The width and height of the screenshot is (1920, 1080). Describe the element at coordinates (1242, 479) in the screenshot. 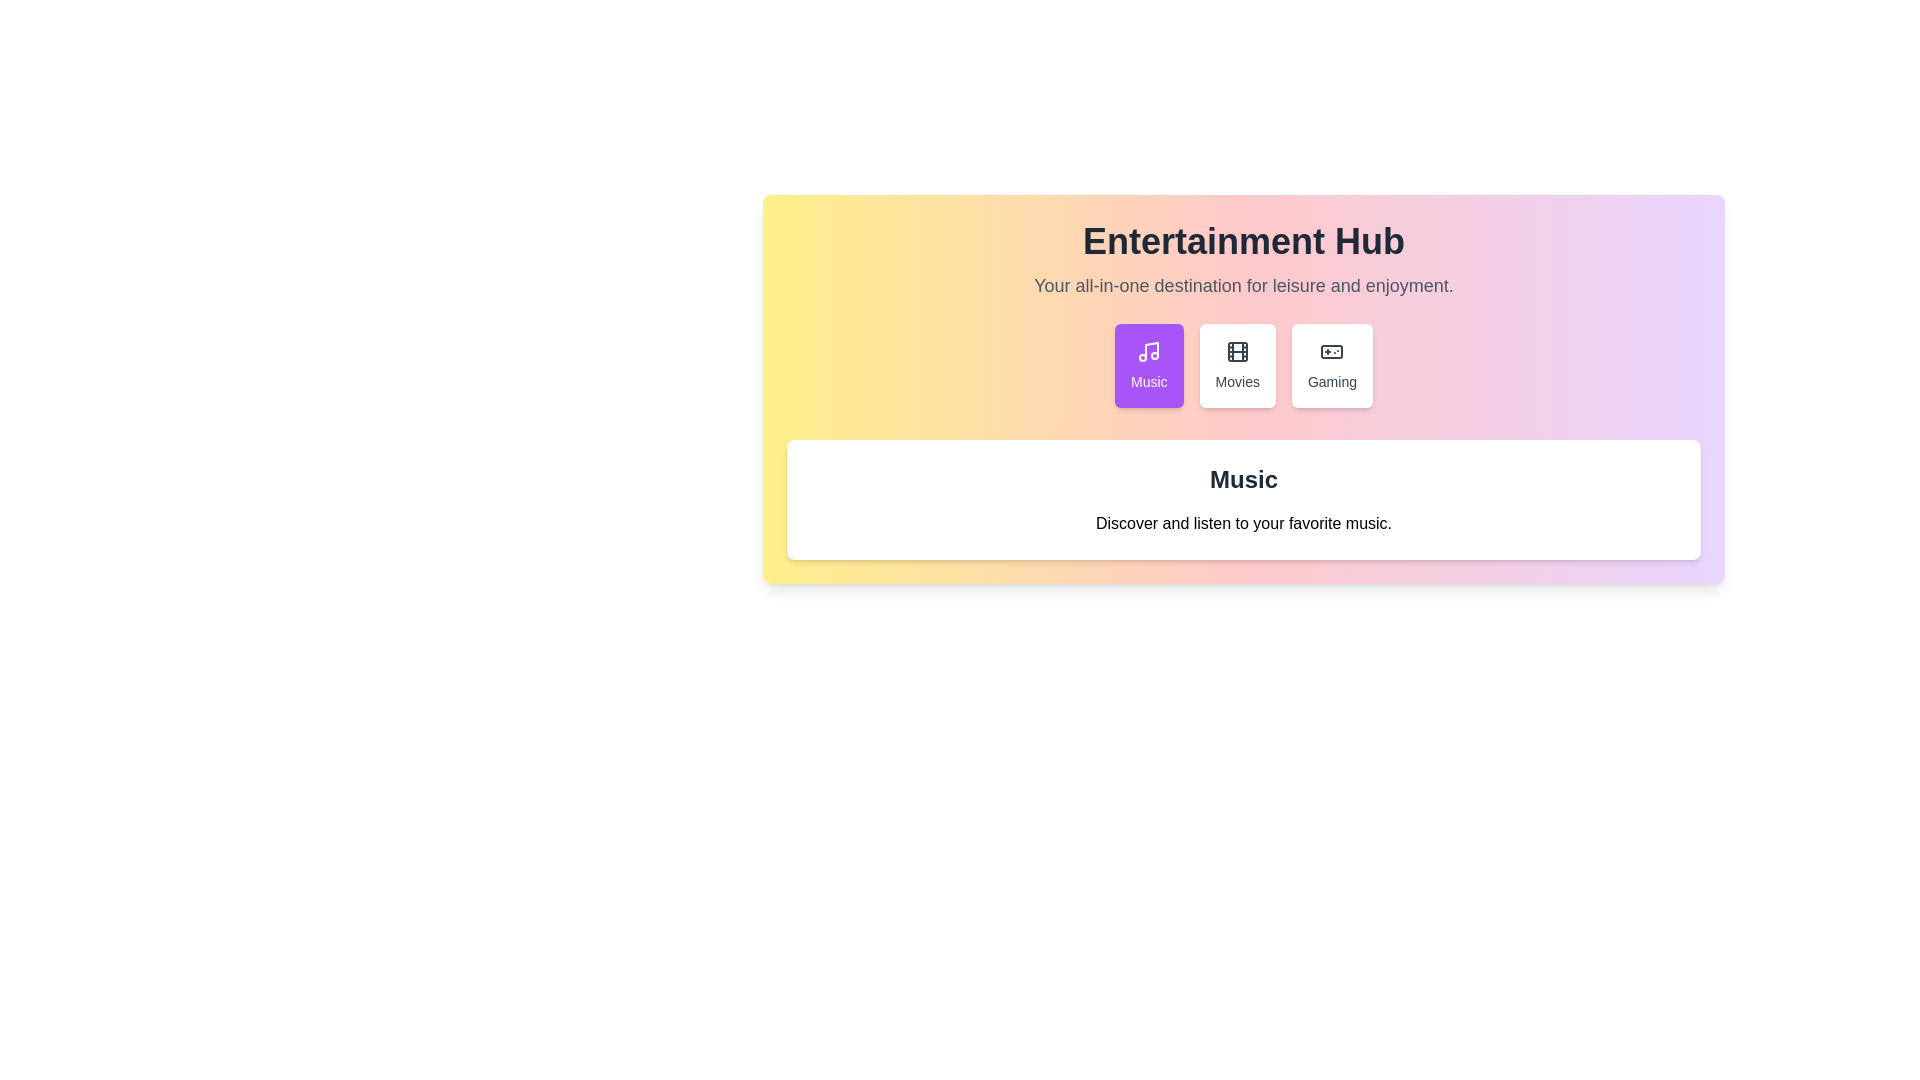

I see `heading text element which serves as the title for the content related to 'Music', located at the top center of the card component` at that location.